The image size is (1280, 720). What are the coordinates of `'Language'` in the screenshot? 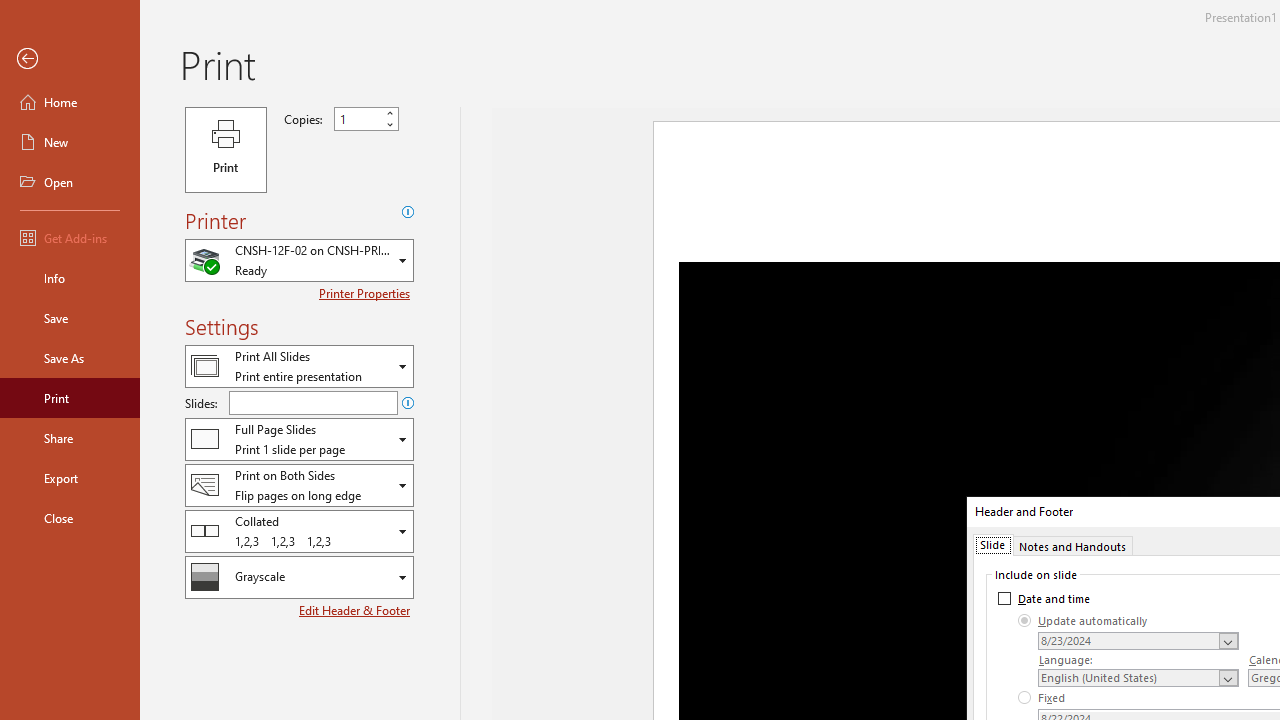 It's located at (1138, 676).